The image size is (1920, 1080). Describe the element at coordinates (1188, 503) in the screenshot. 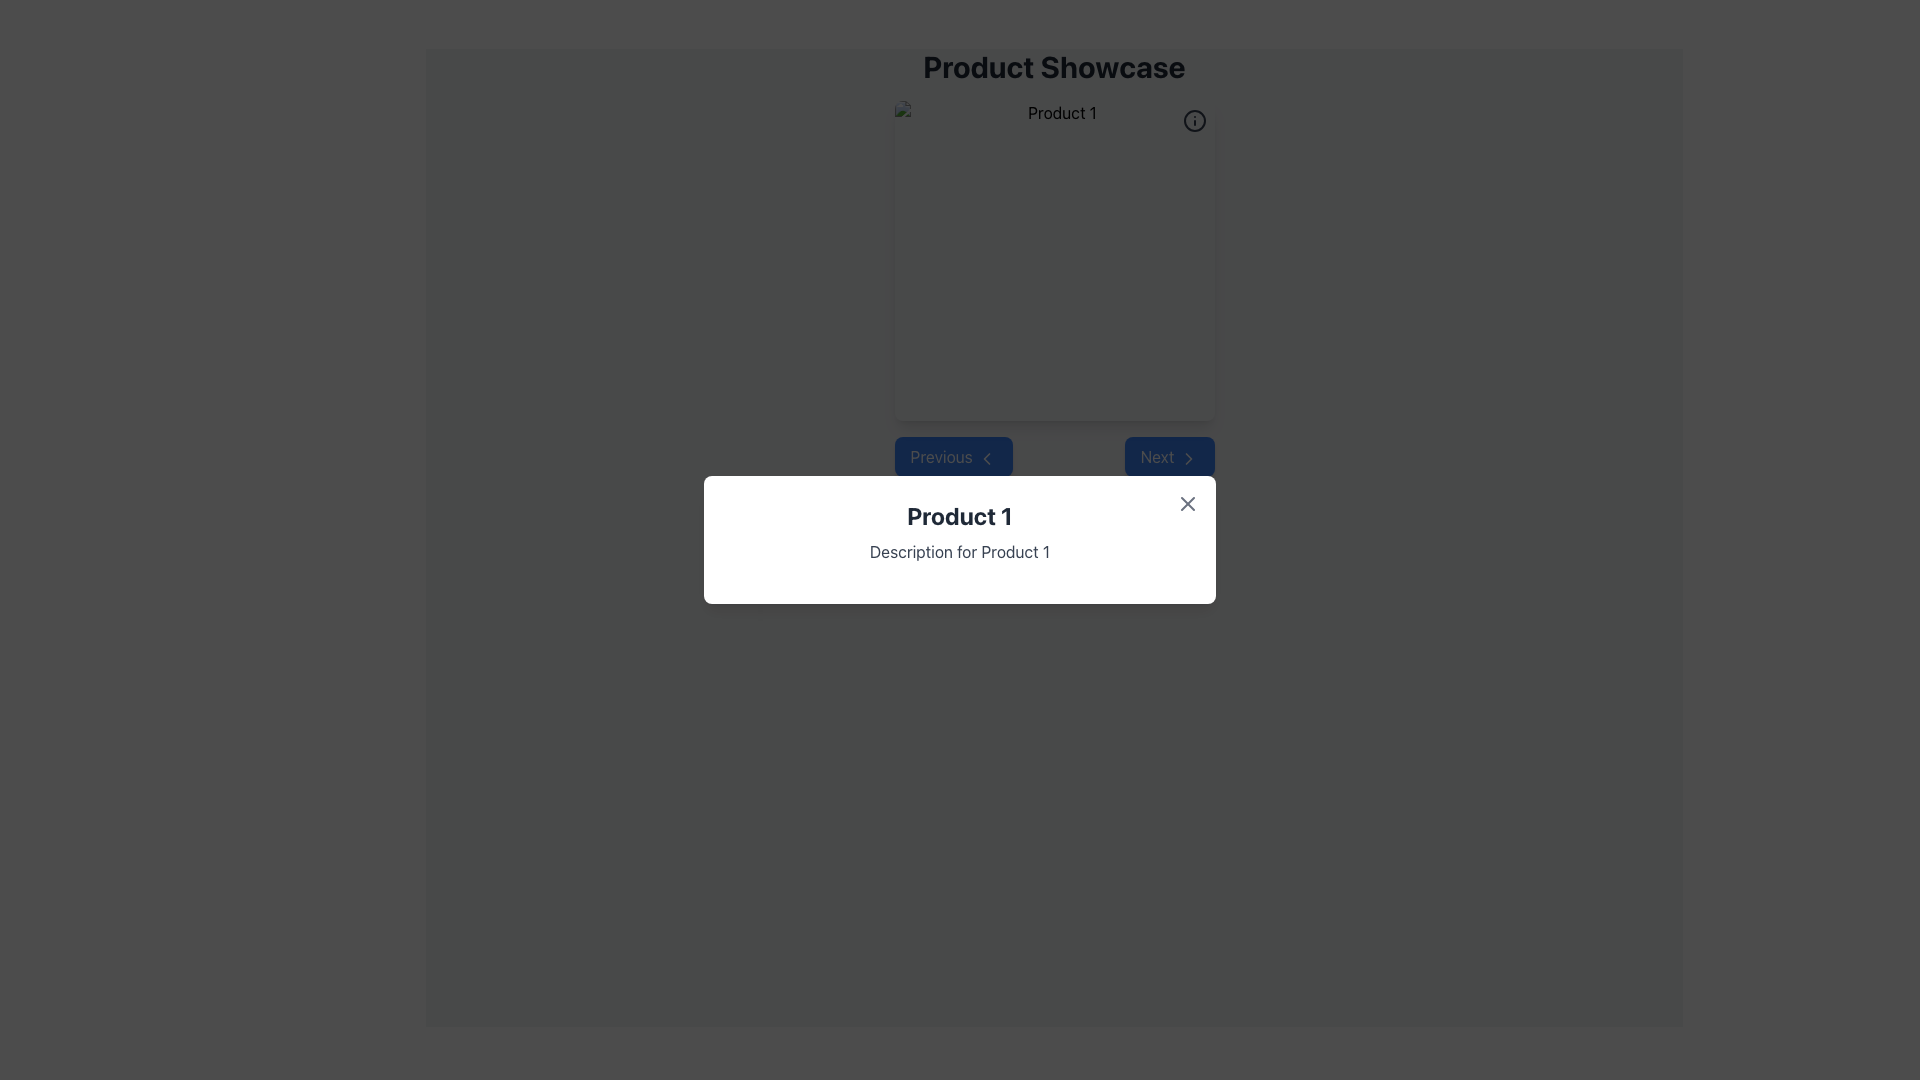

I see `the close button styled as an 'X' symbol located in the top-right corner of the modal box adjacent to the title text 'Product 1'` at that location.